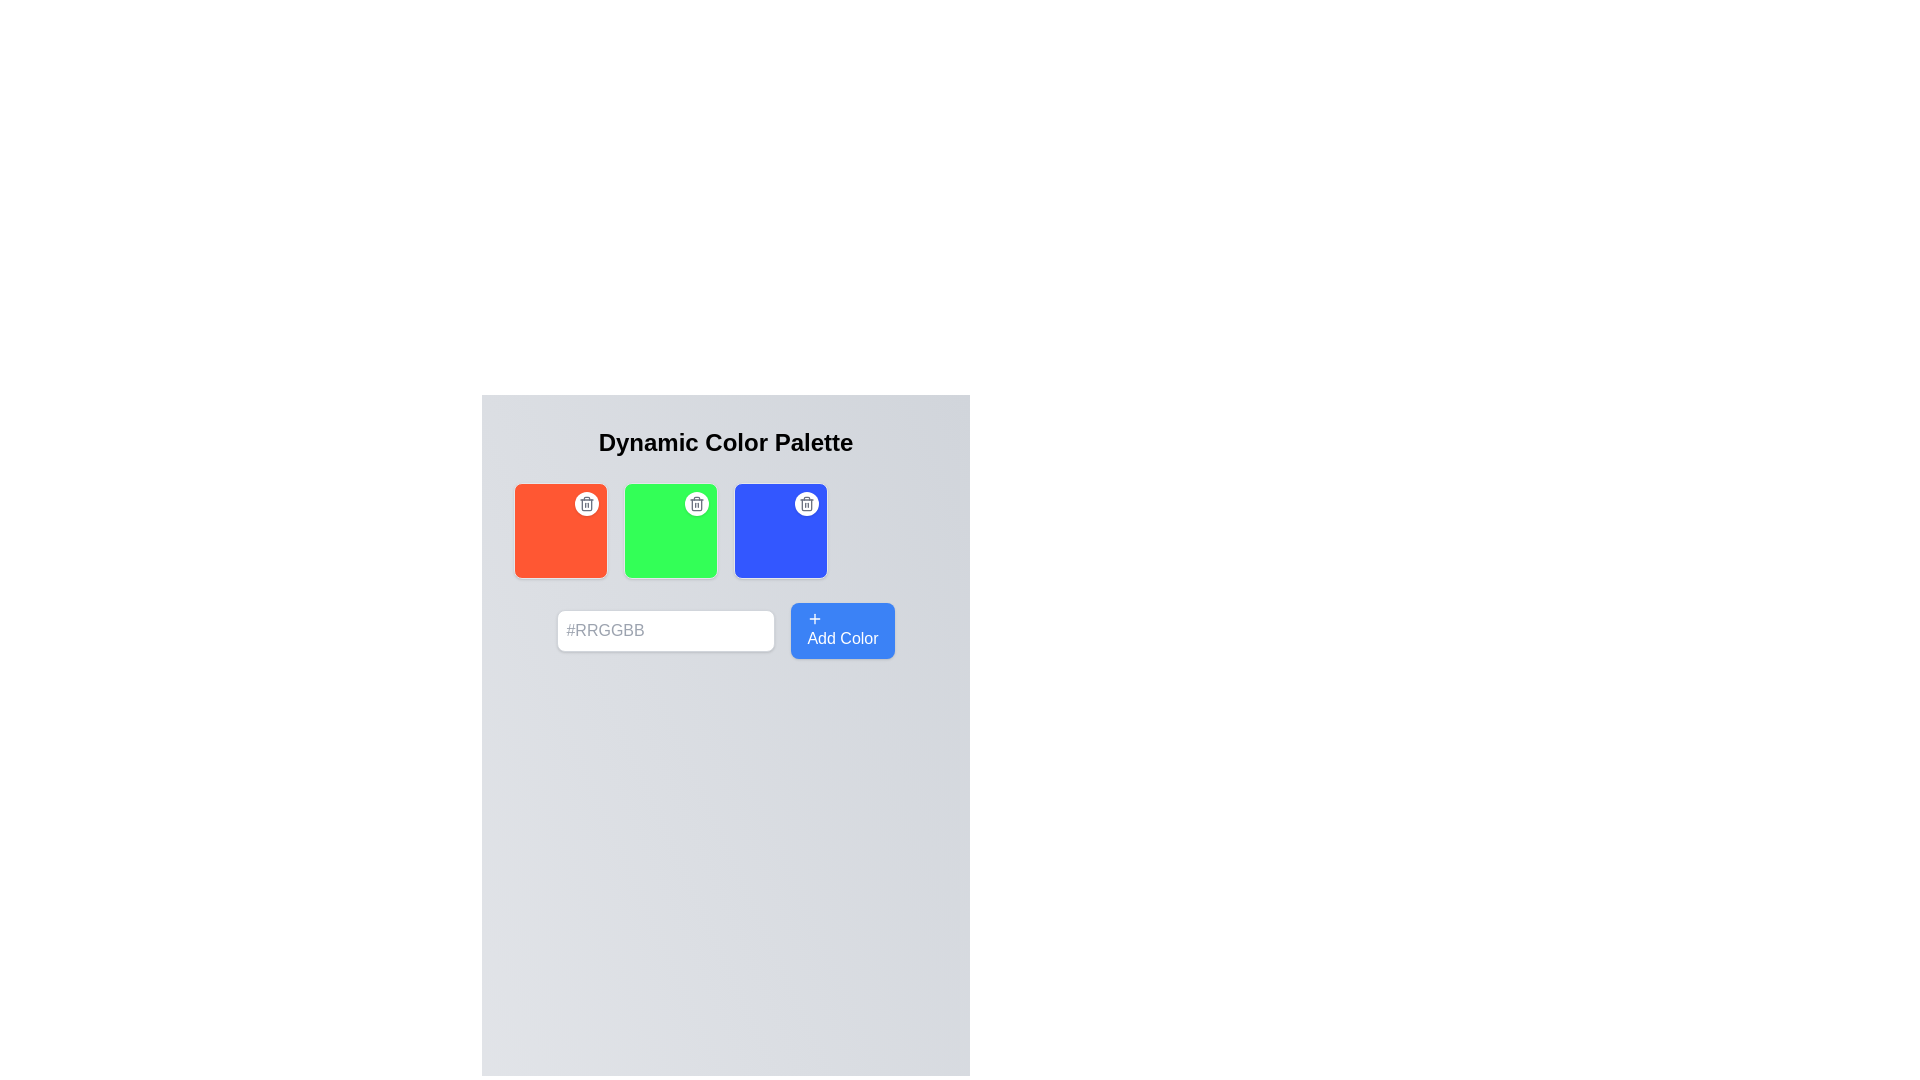 This screenshot has height=1080, width=1920. I want to click on the delete button located in the top-right corner of the red rectangular section, so click(585, 503).